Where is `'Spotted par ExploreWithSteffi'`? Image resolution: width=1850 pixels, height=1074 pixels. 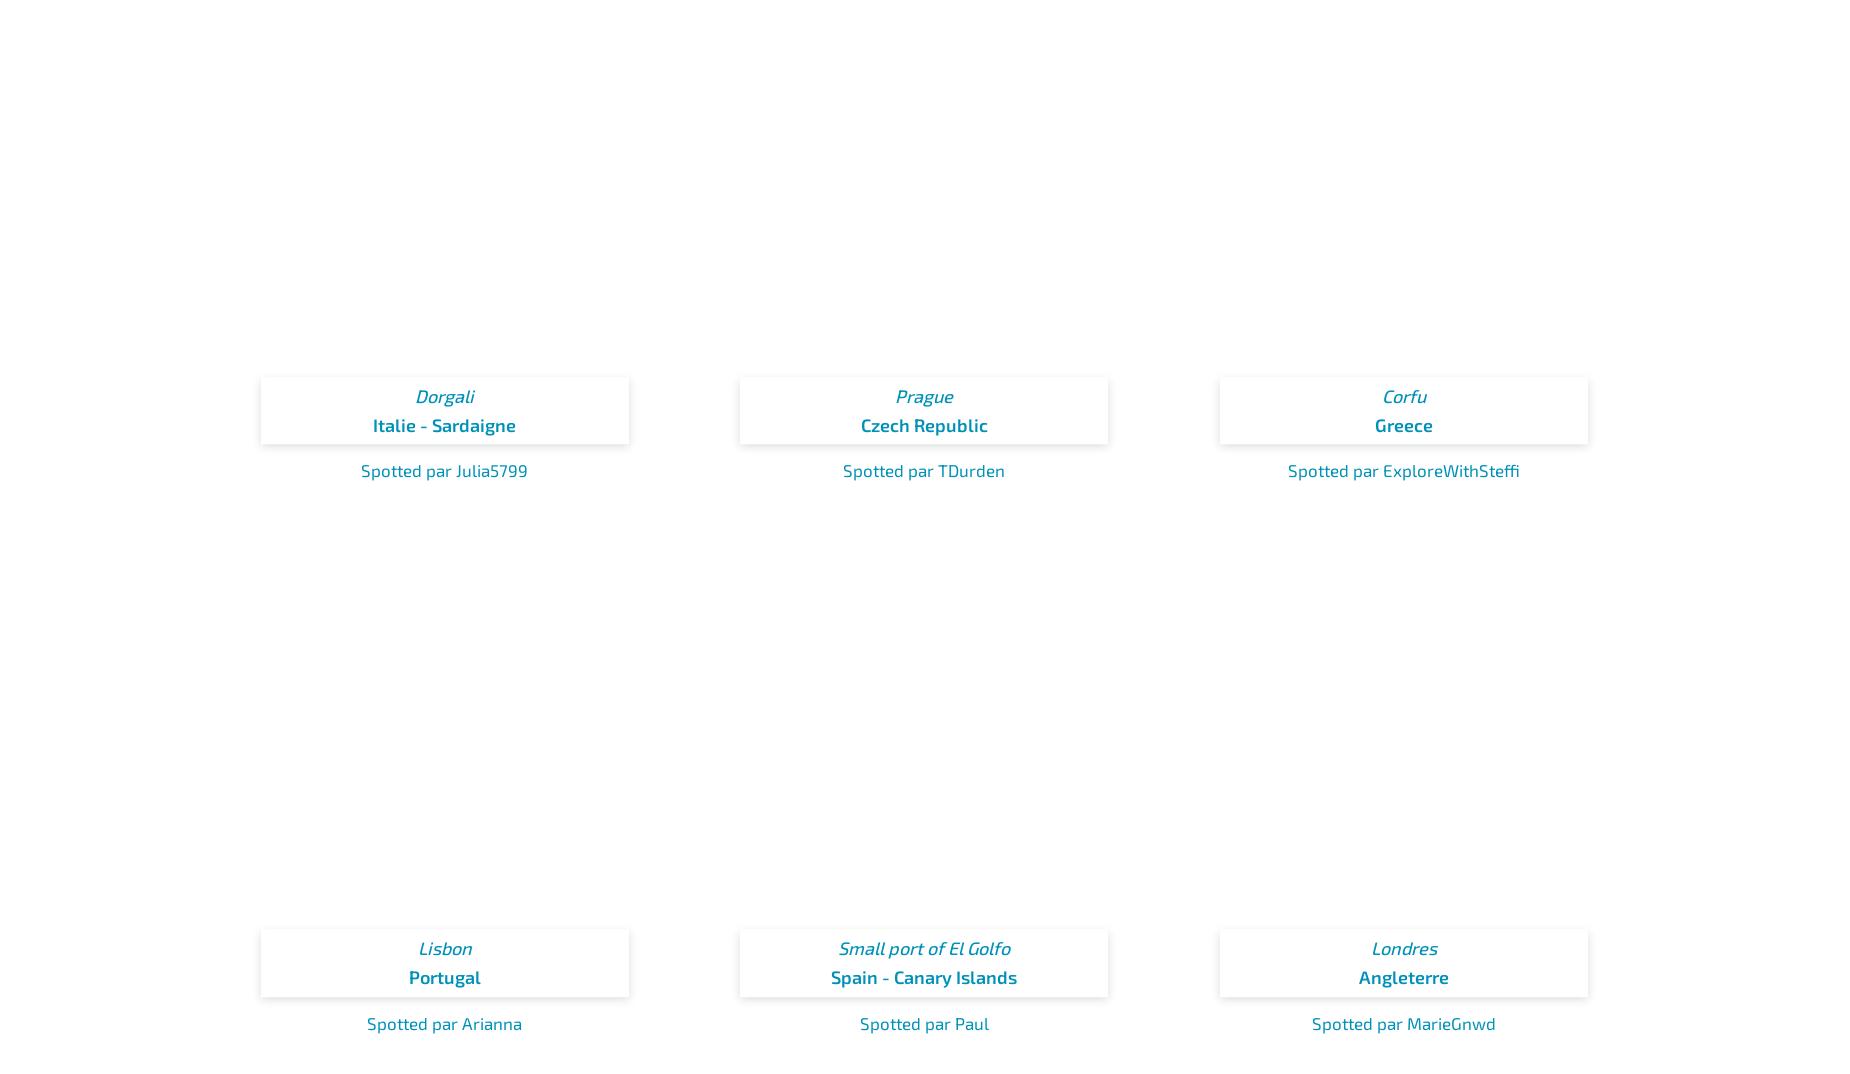
'Spotted par ExploreWithSteffi' is located at coordinates (1403, 468).